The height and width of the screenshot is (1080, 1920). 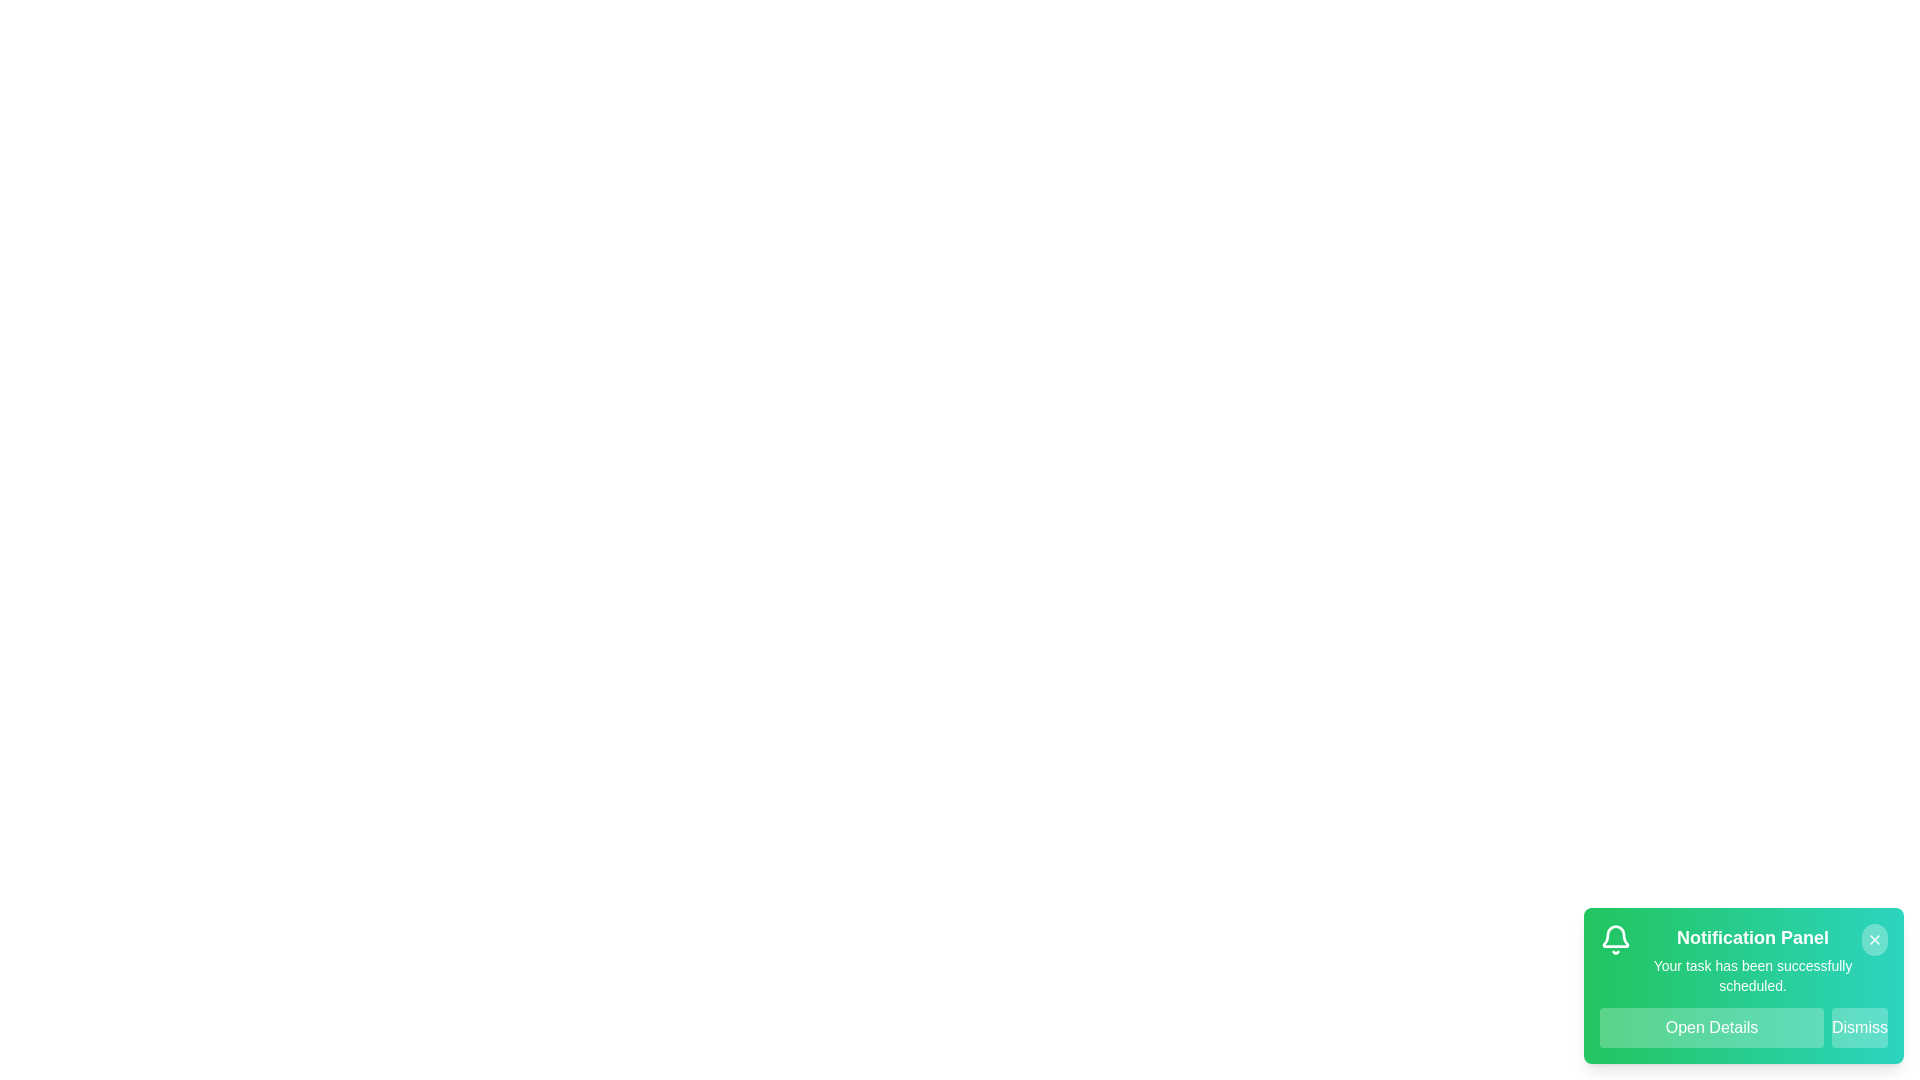 I want to click on the close button to dismiss the notification, so click(x=1874, y=940).